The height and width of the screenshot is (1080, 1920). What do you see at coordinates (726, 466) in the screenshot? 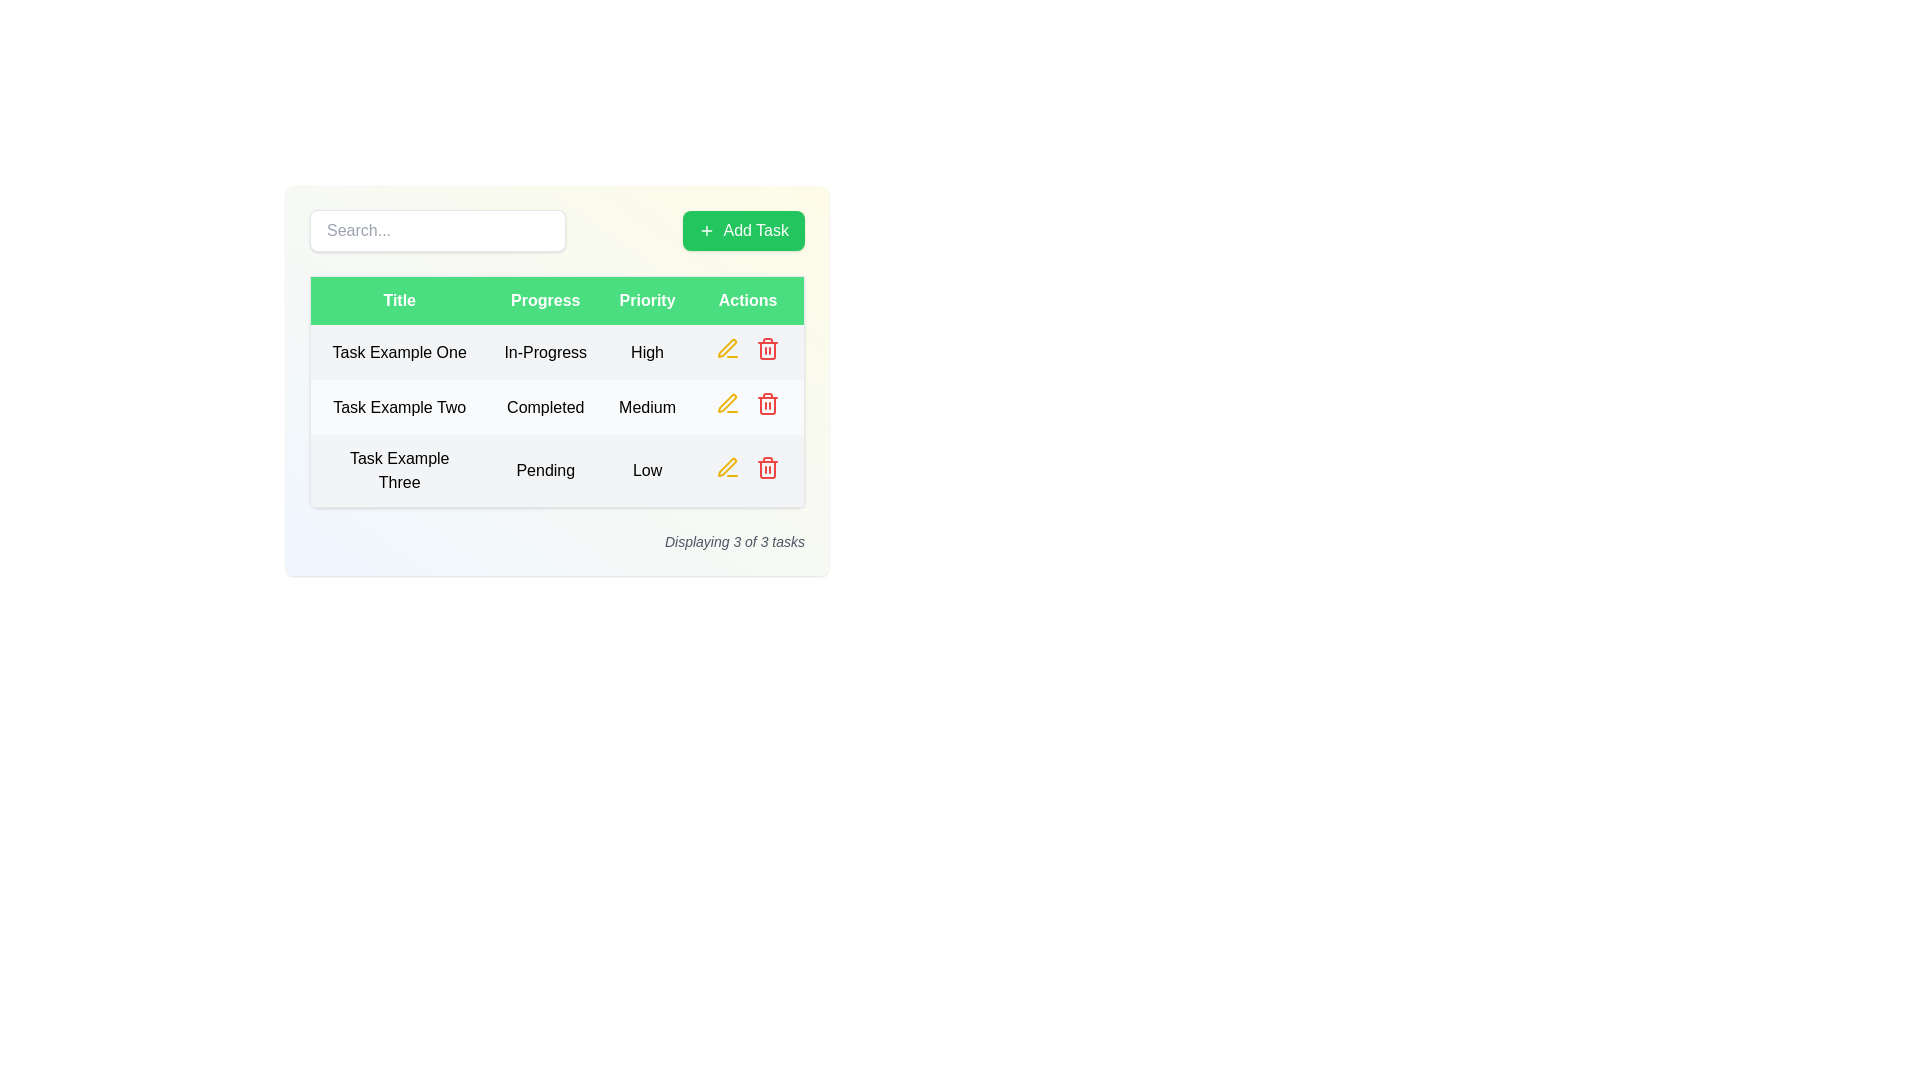
I see `the edit icon in the 'Actions' column, third row for 'Task Example Three', to initiate editing` at bounding box center [726, 466].